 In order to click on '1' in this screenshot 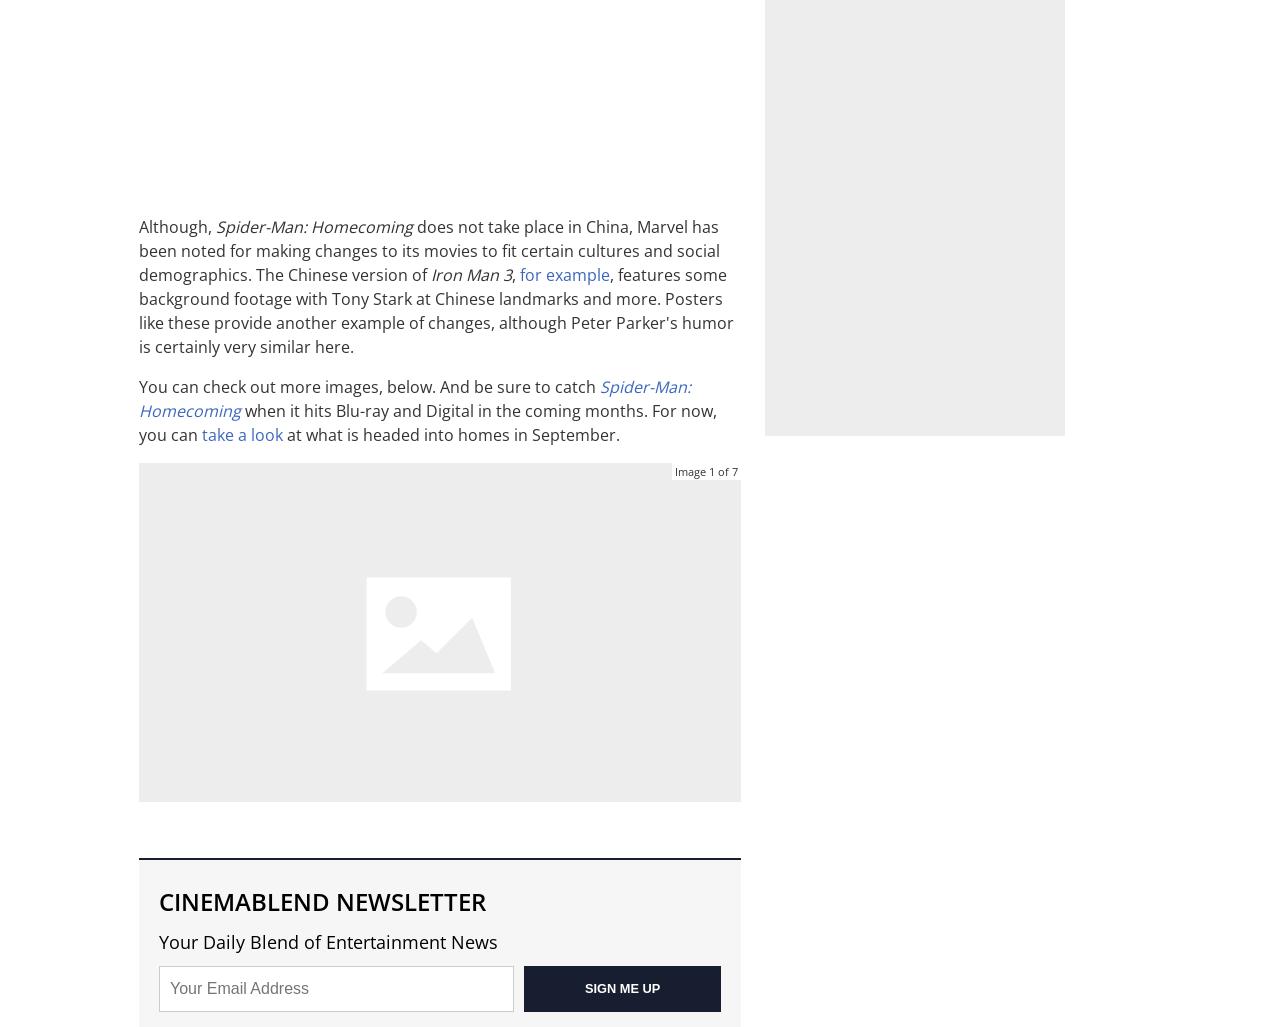, I will do `click(711, 471)`.